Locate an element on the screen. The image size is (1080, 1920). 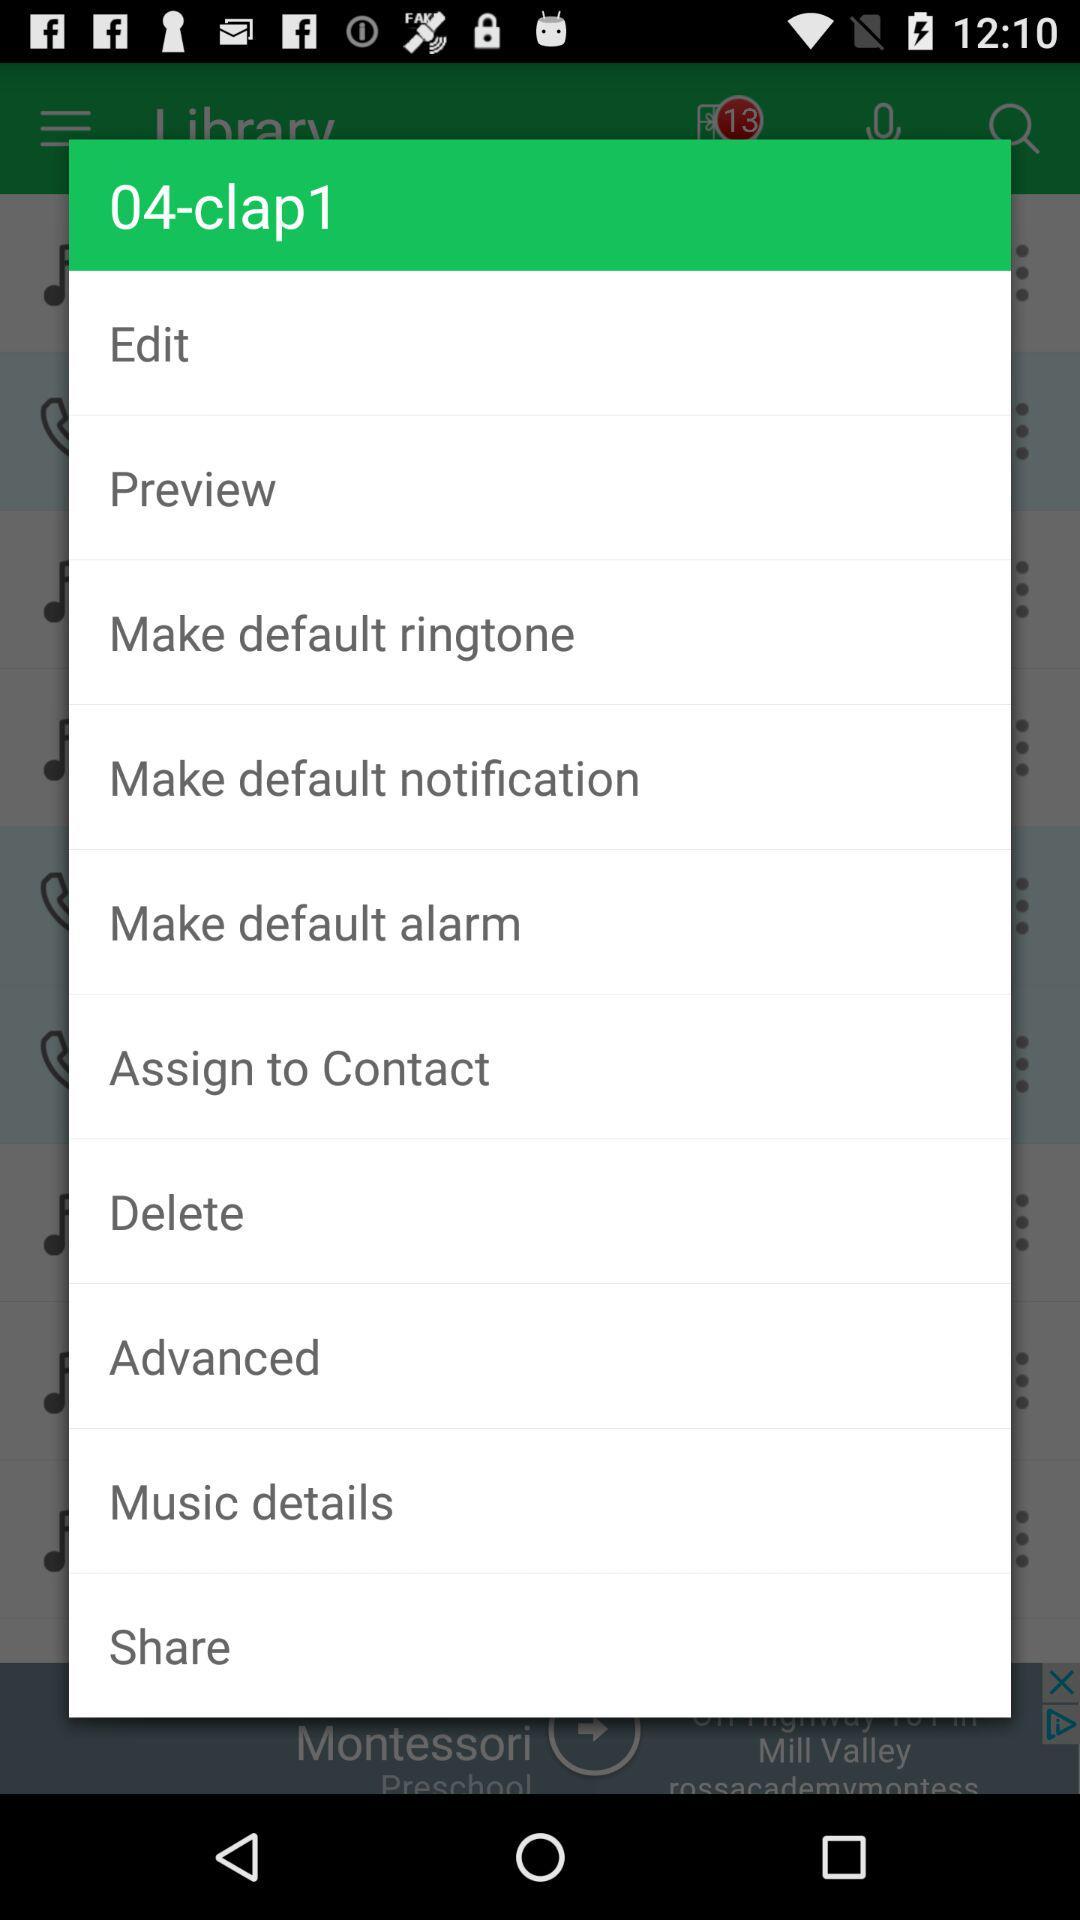
the assign to contact app is located at coordinates (540, 1065).